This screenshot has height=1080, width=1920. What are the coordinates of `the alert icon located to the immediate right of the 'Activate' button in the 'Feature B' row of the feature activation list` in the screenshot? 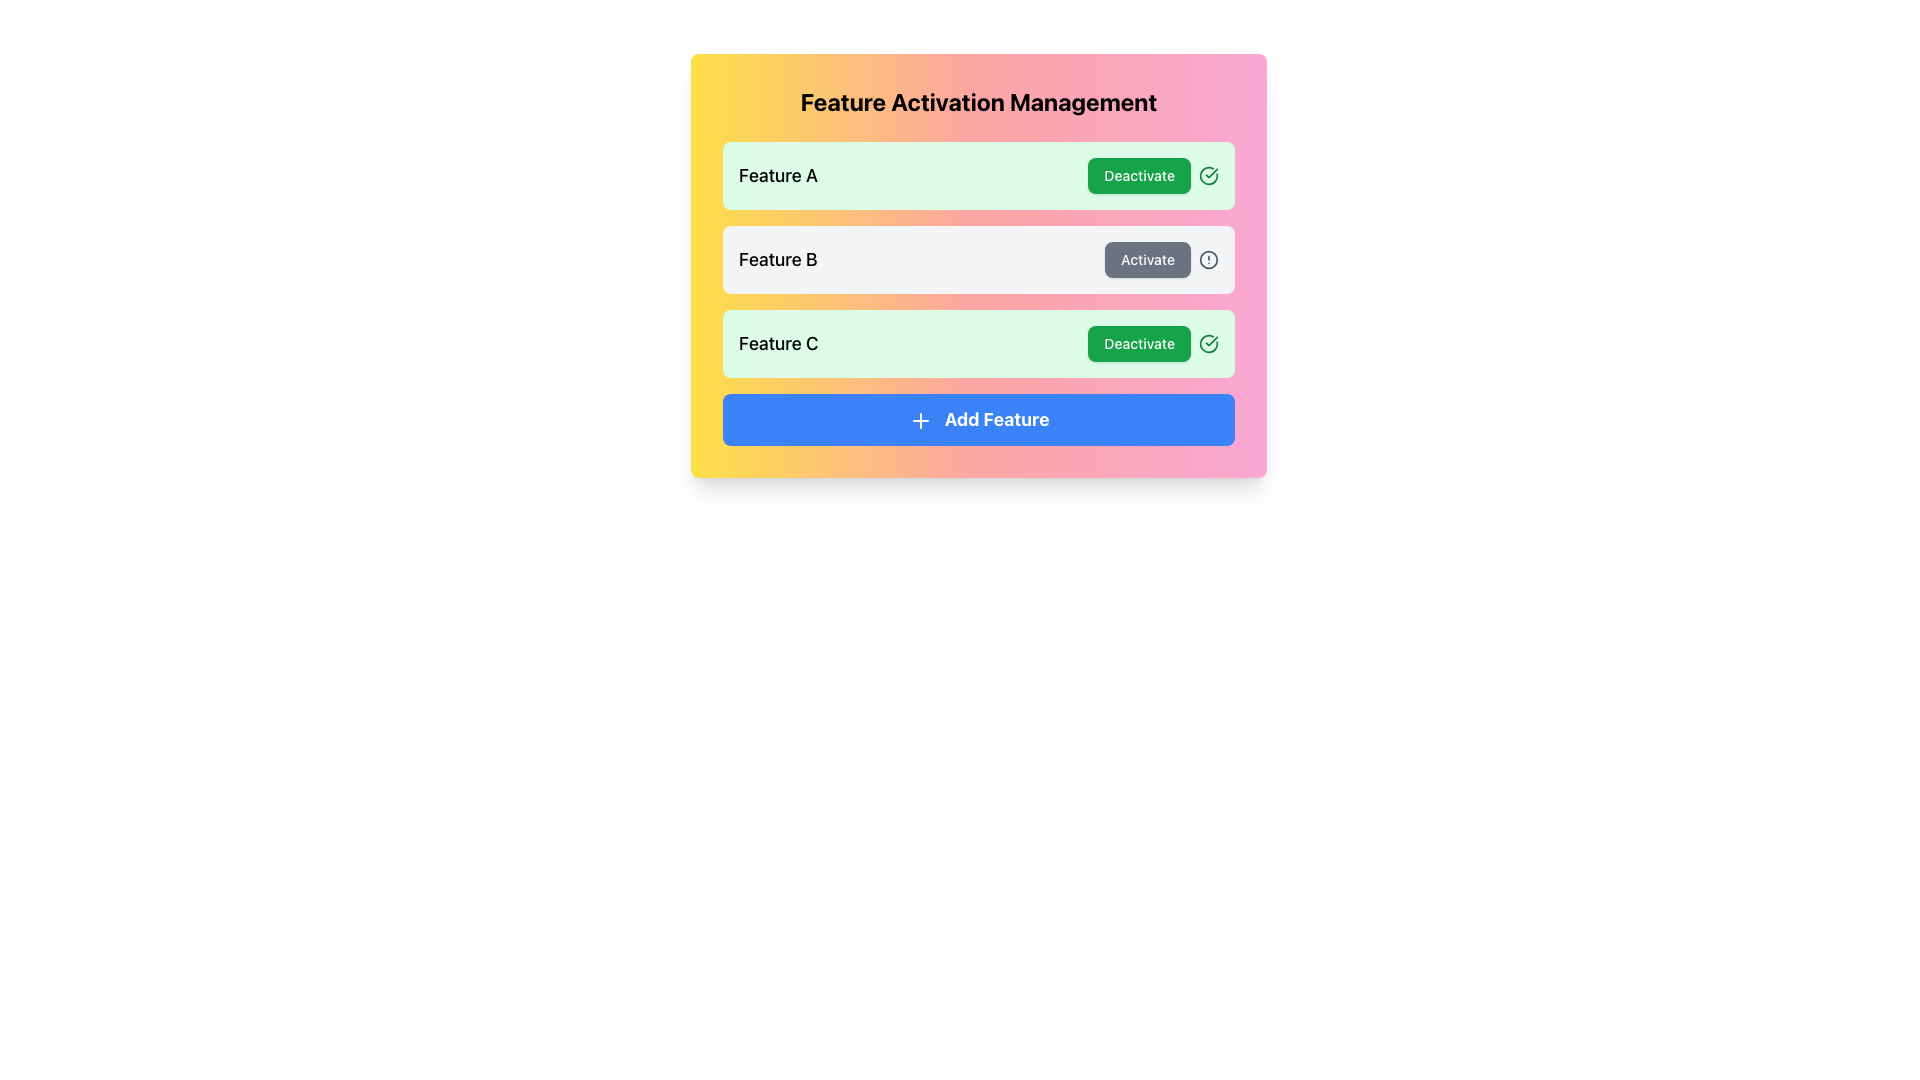 It's located at (1208, 258).